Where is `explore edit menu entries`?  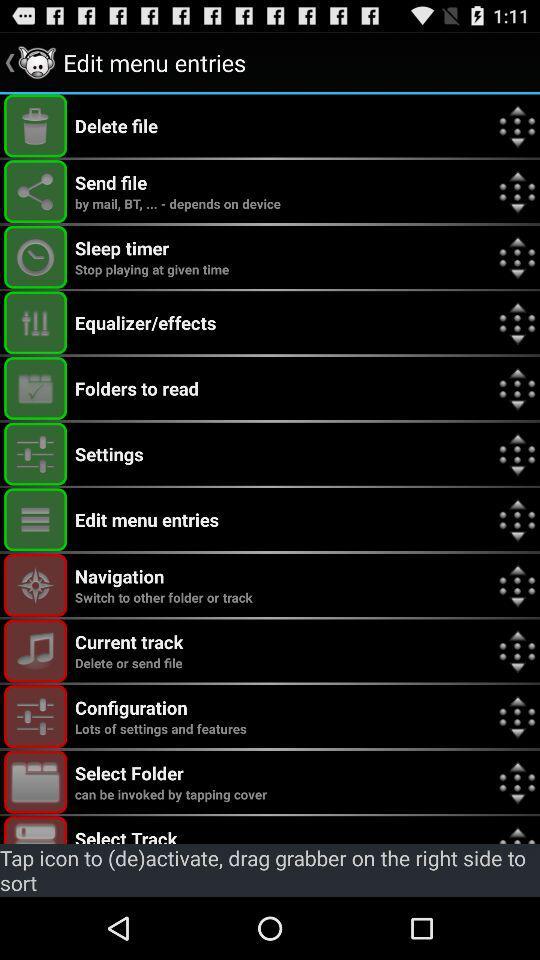
explore edit menu entries is located at coordinates (35, 518).